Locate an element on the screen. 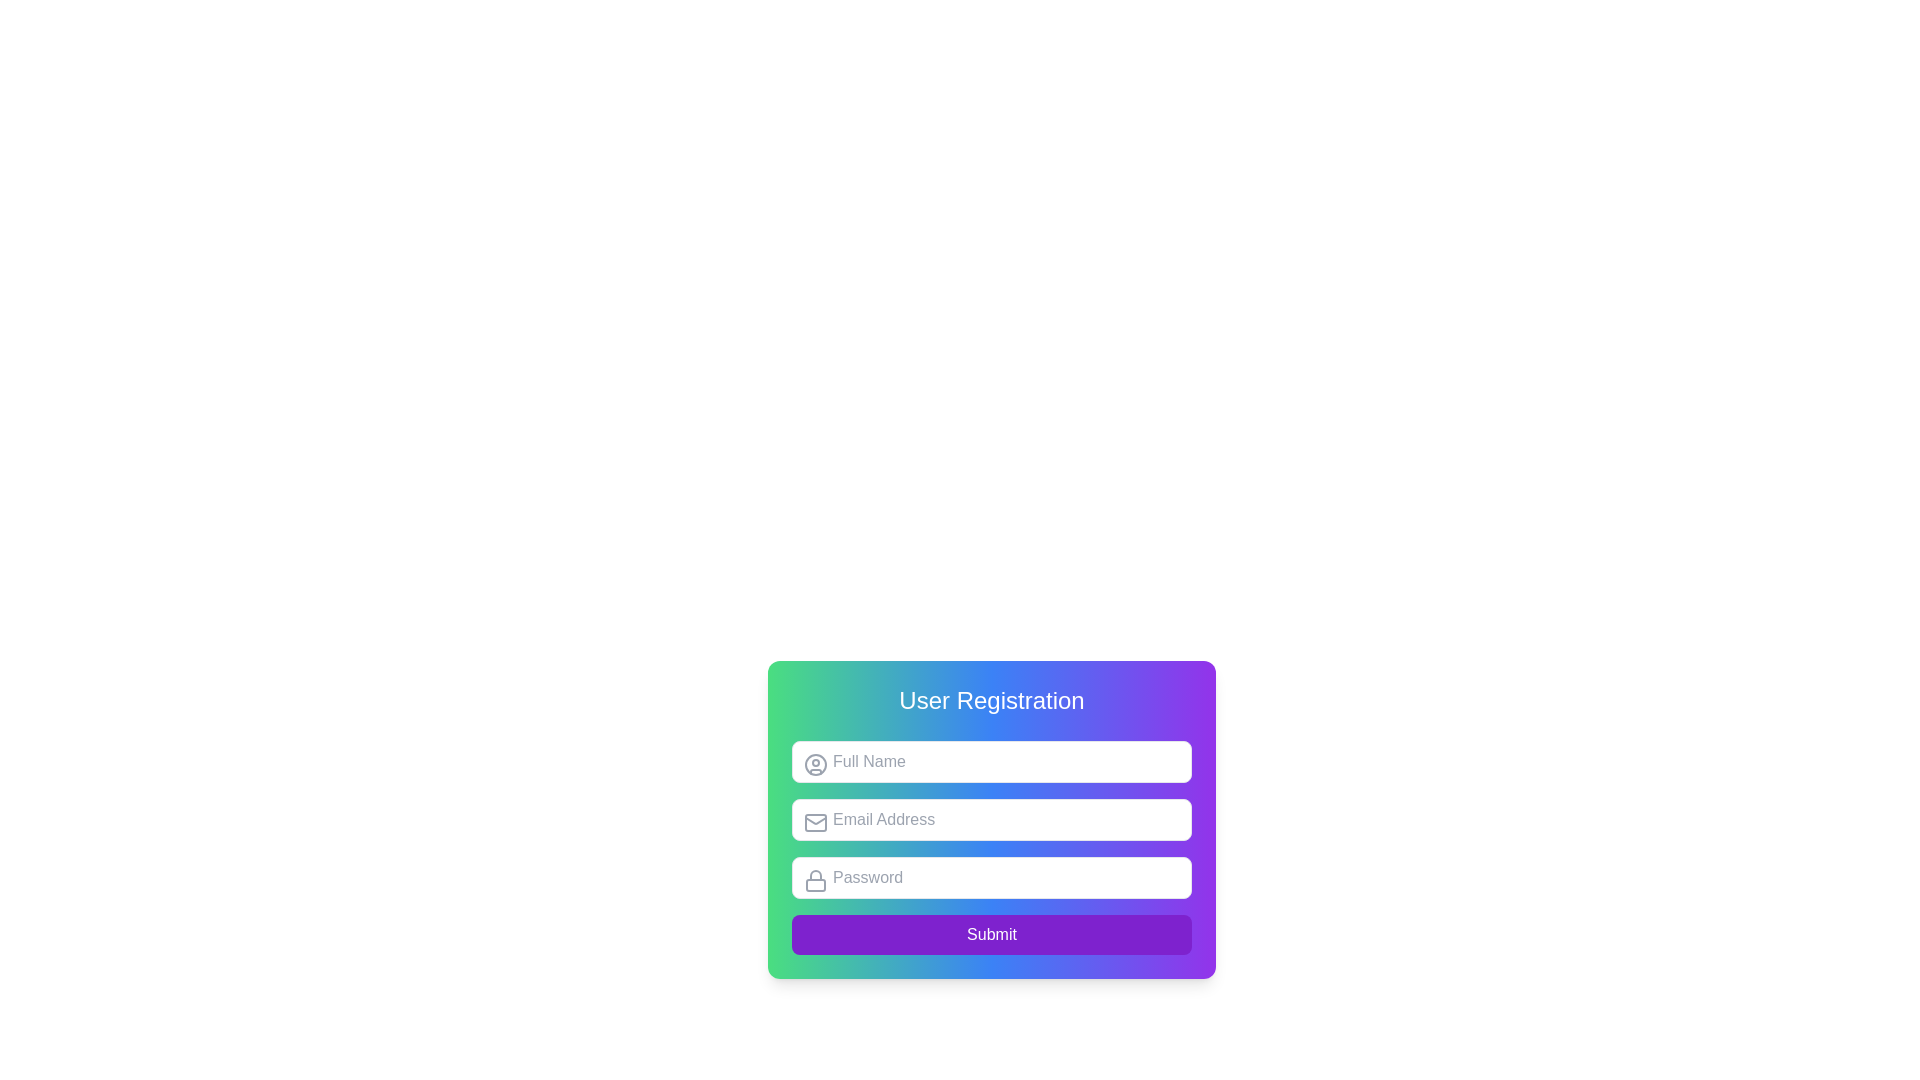 The width and height of the screenshot is (1920, 1080). the Decorative graphic that visually indicates the purpose of the adjacent email address input field in the 'User Registration' form is located at coordinates (816, 822).